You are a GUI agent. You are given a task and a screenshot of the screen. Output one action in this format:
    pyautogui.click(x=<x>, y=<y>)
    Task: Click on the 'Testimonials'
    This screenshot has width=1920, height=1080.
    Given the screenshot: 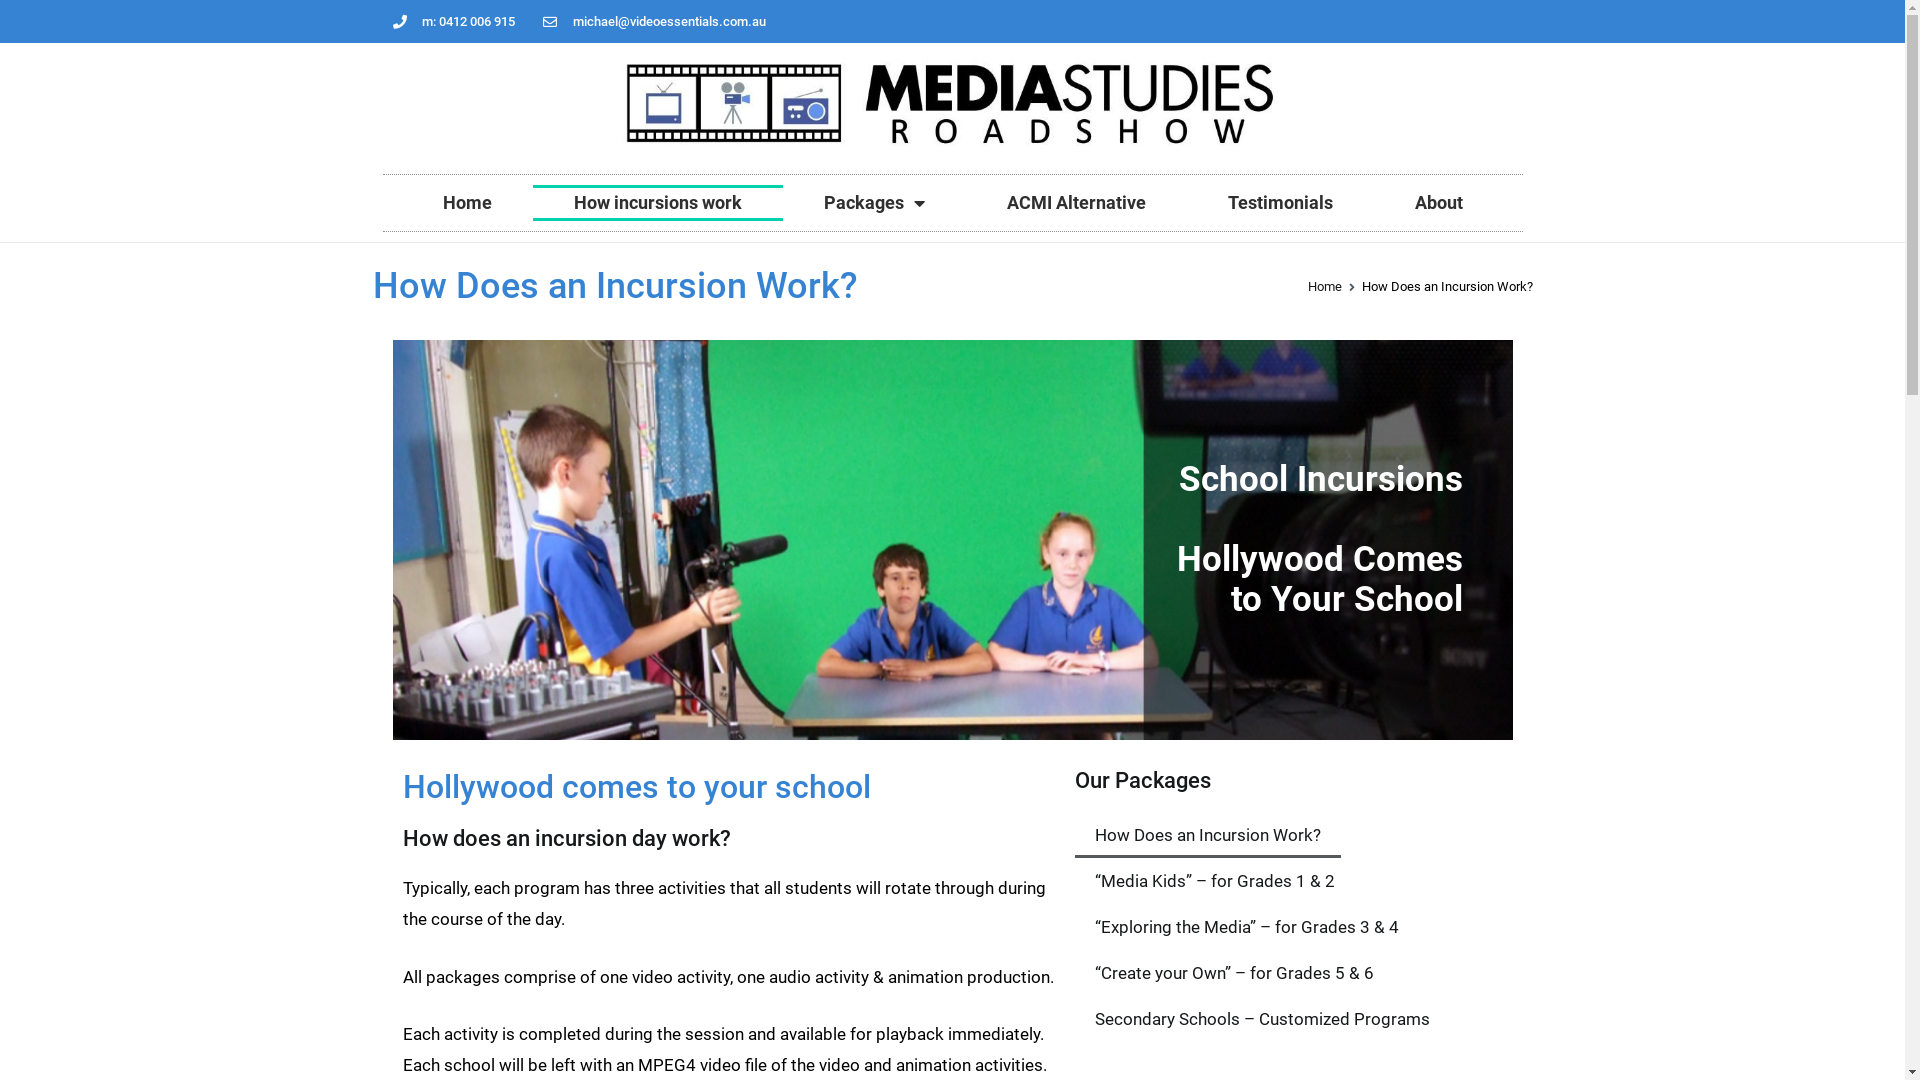 What is the action you would take?
    pyautogui.click(x=1278, y=203)
    